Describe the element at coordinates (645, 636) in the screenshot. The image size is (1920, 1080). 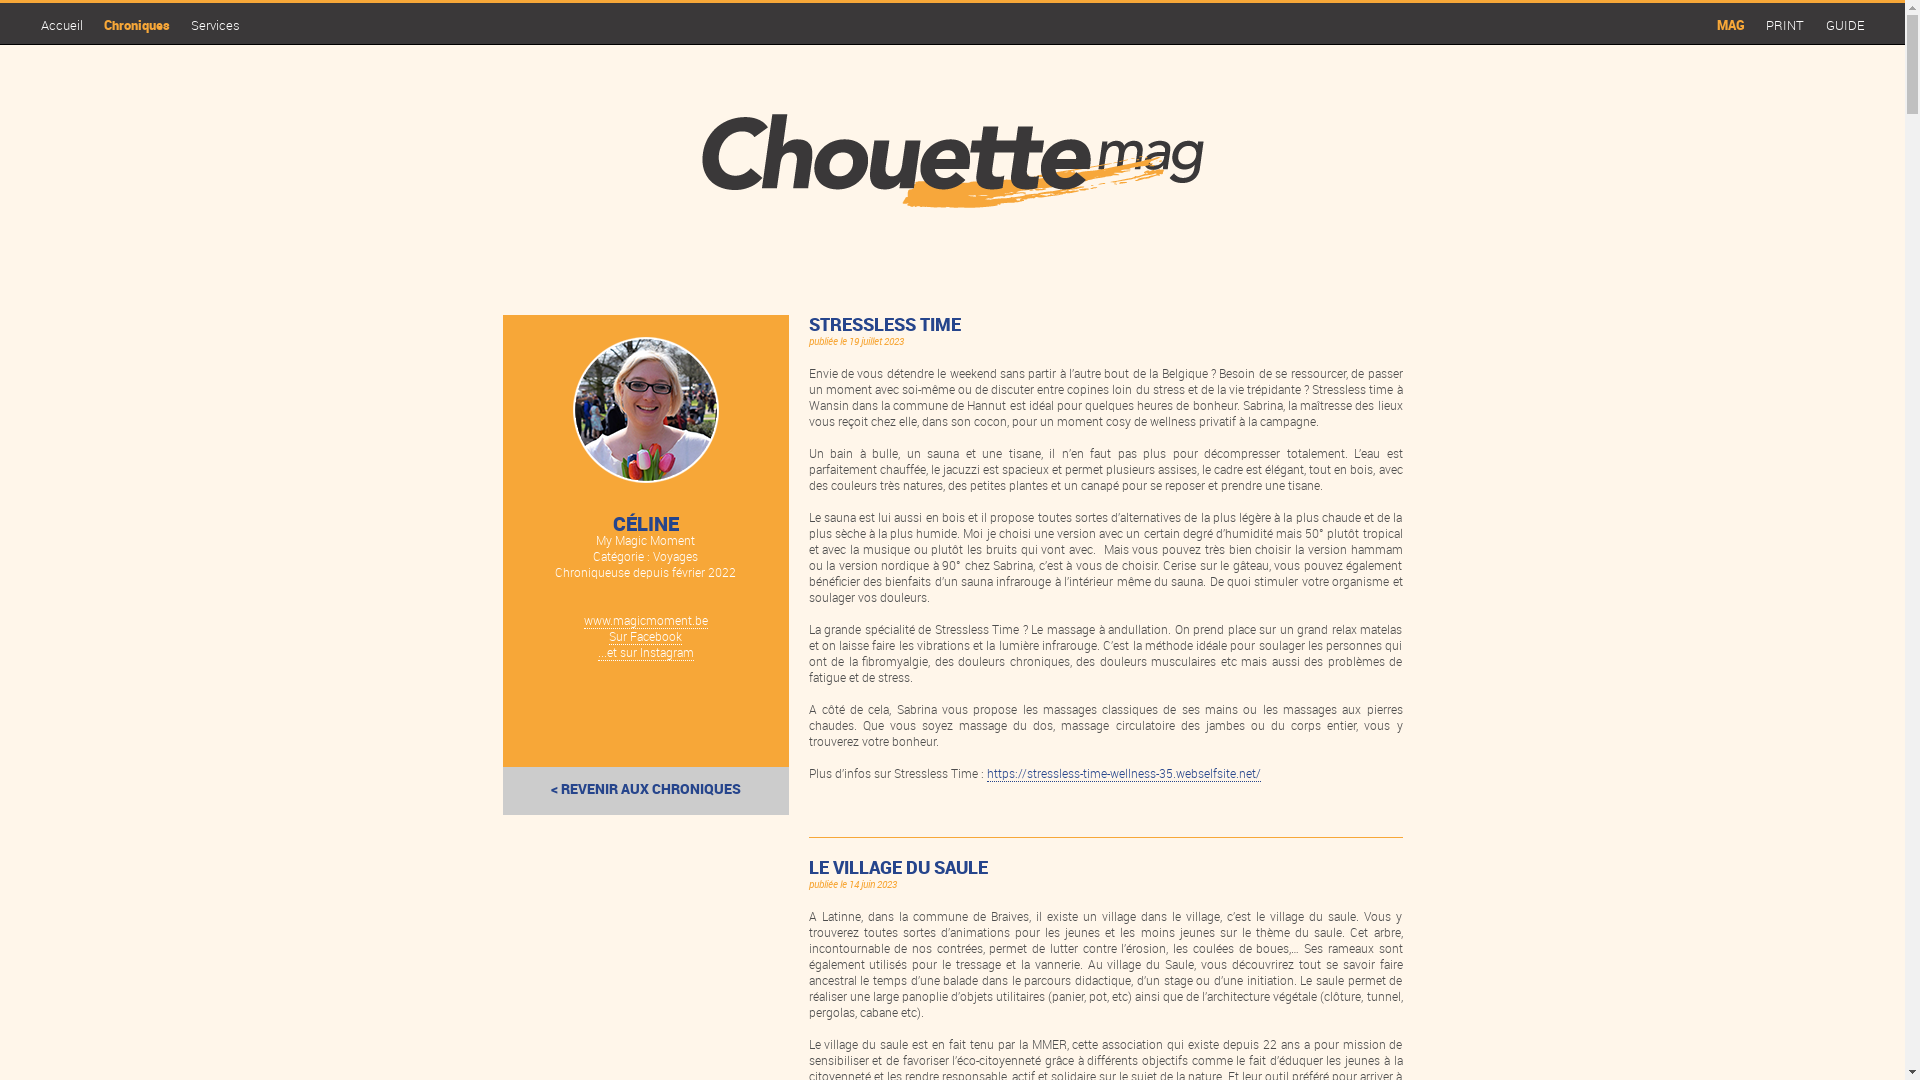
I see `'Sur Facebook'` at that location.